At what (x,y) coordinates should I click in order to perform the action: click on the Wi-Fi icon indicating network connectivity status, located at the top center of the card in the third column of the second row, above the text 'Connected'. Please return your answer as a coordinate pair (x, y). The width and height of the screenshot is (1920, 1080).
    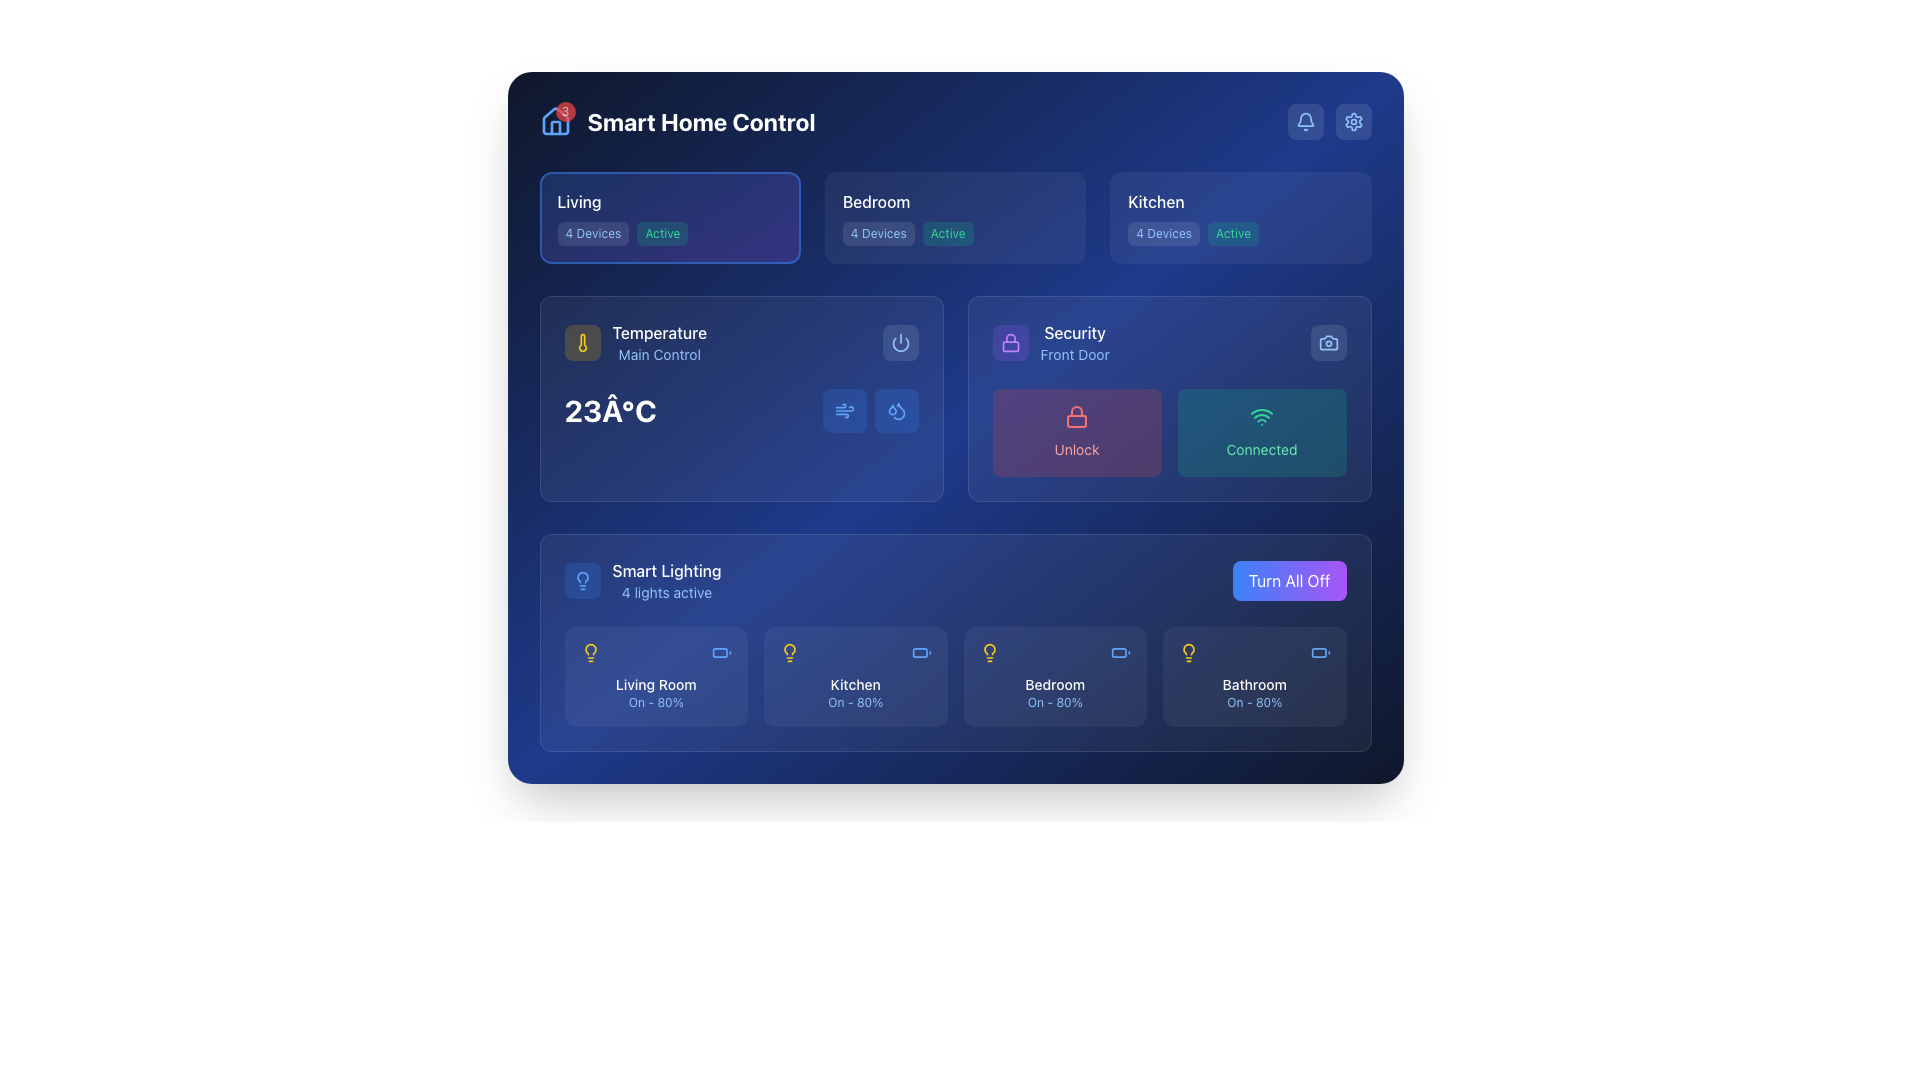
    Looking at the image, I should click on (1261, 415).